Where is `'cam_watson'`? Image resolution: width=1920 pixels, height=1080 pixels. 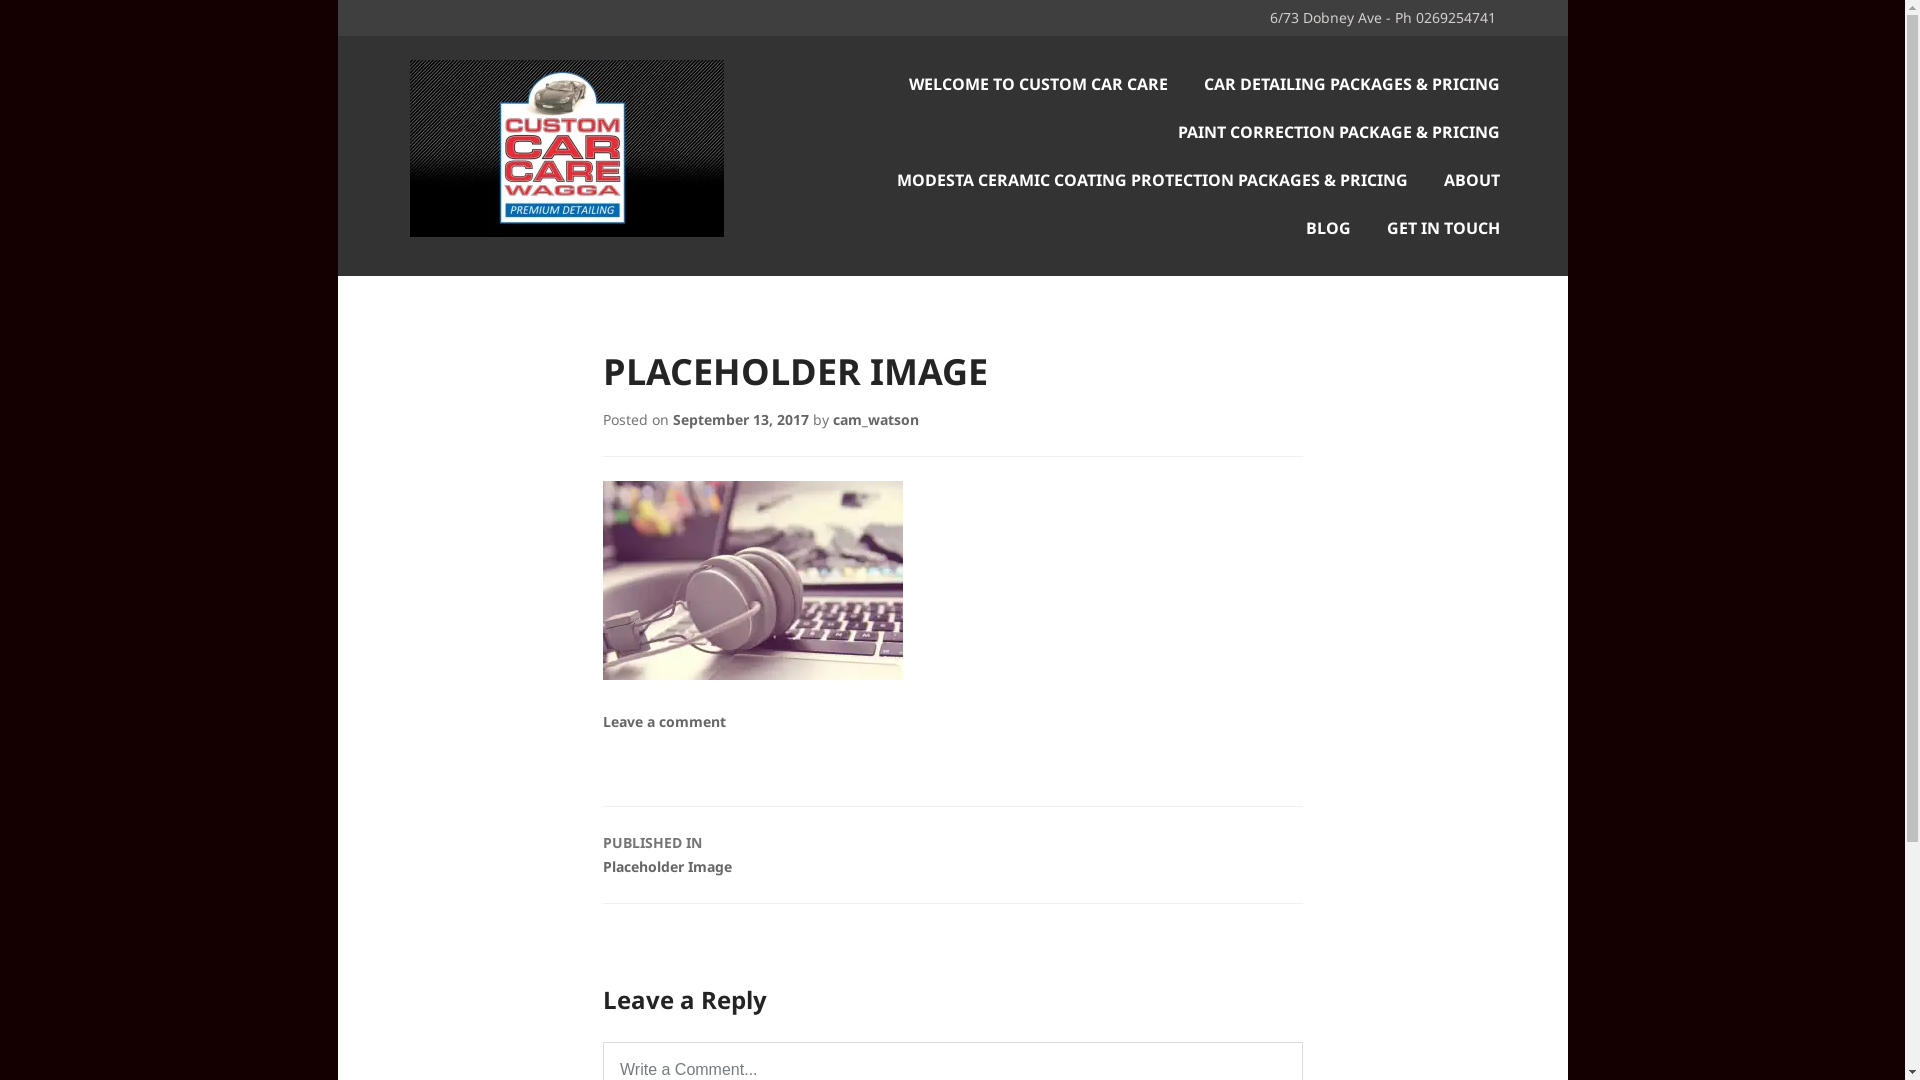 'cam_watson' is located at coordinates (831, 418).